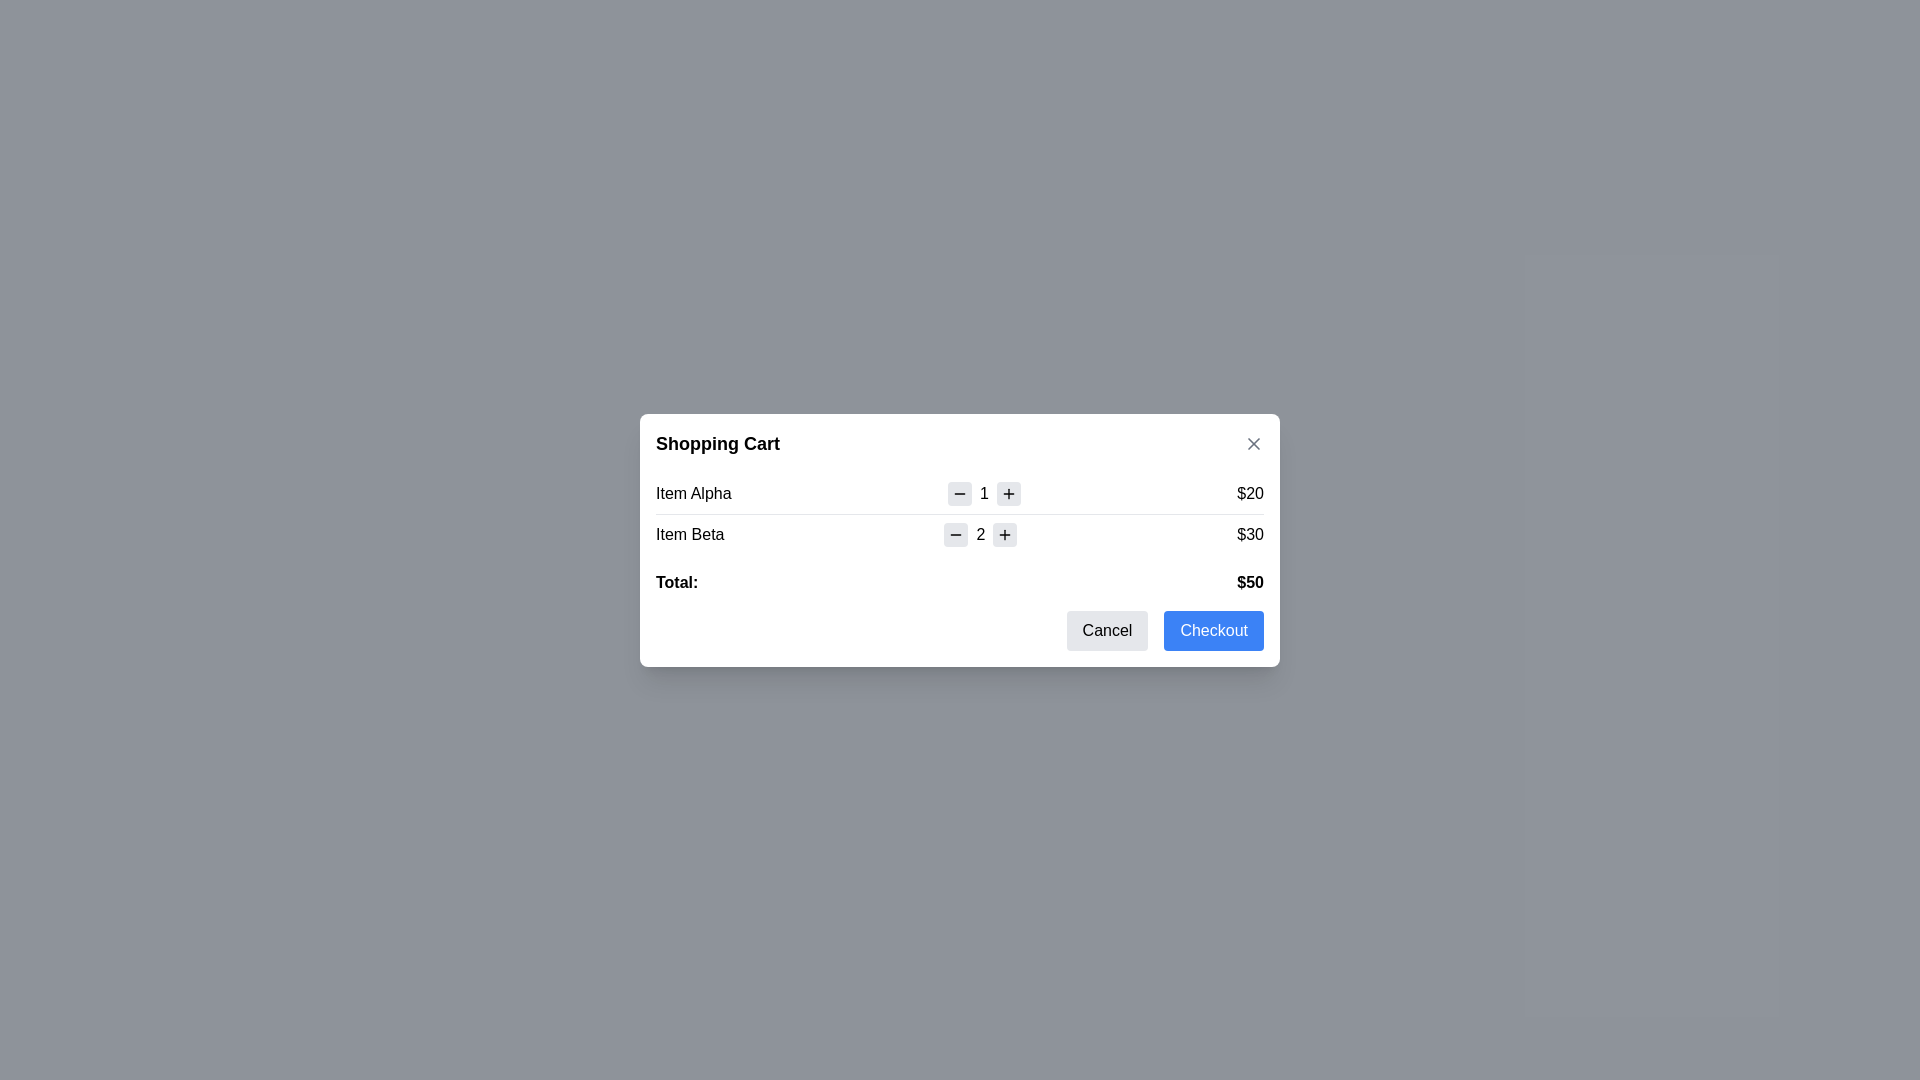  I want to click on text from the static label indicating the total amount payable in the shopping cart summary, located to the left of the value '$50', so click(677, 582).